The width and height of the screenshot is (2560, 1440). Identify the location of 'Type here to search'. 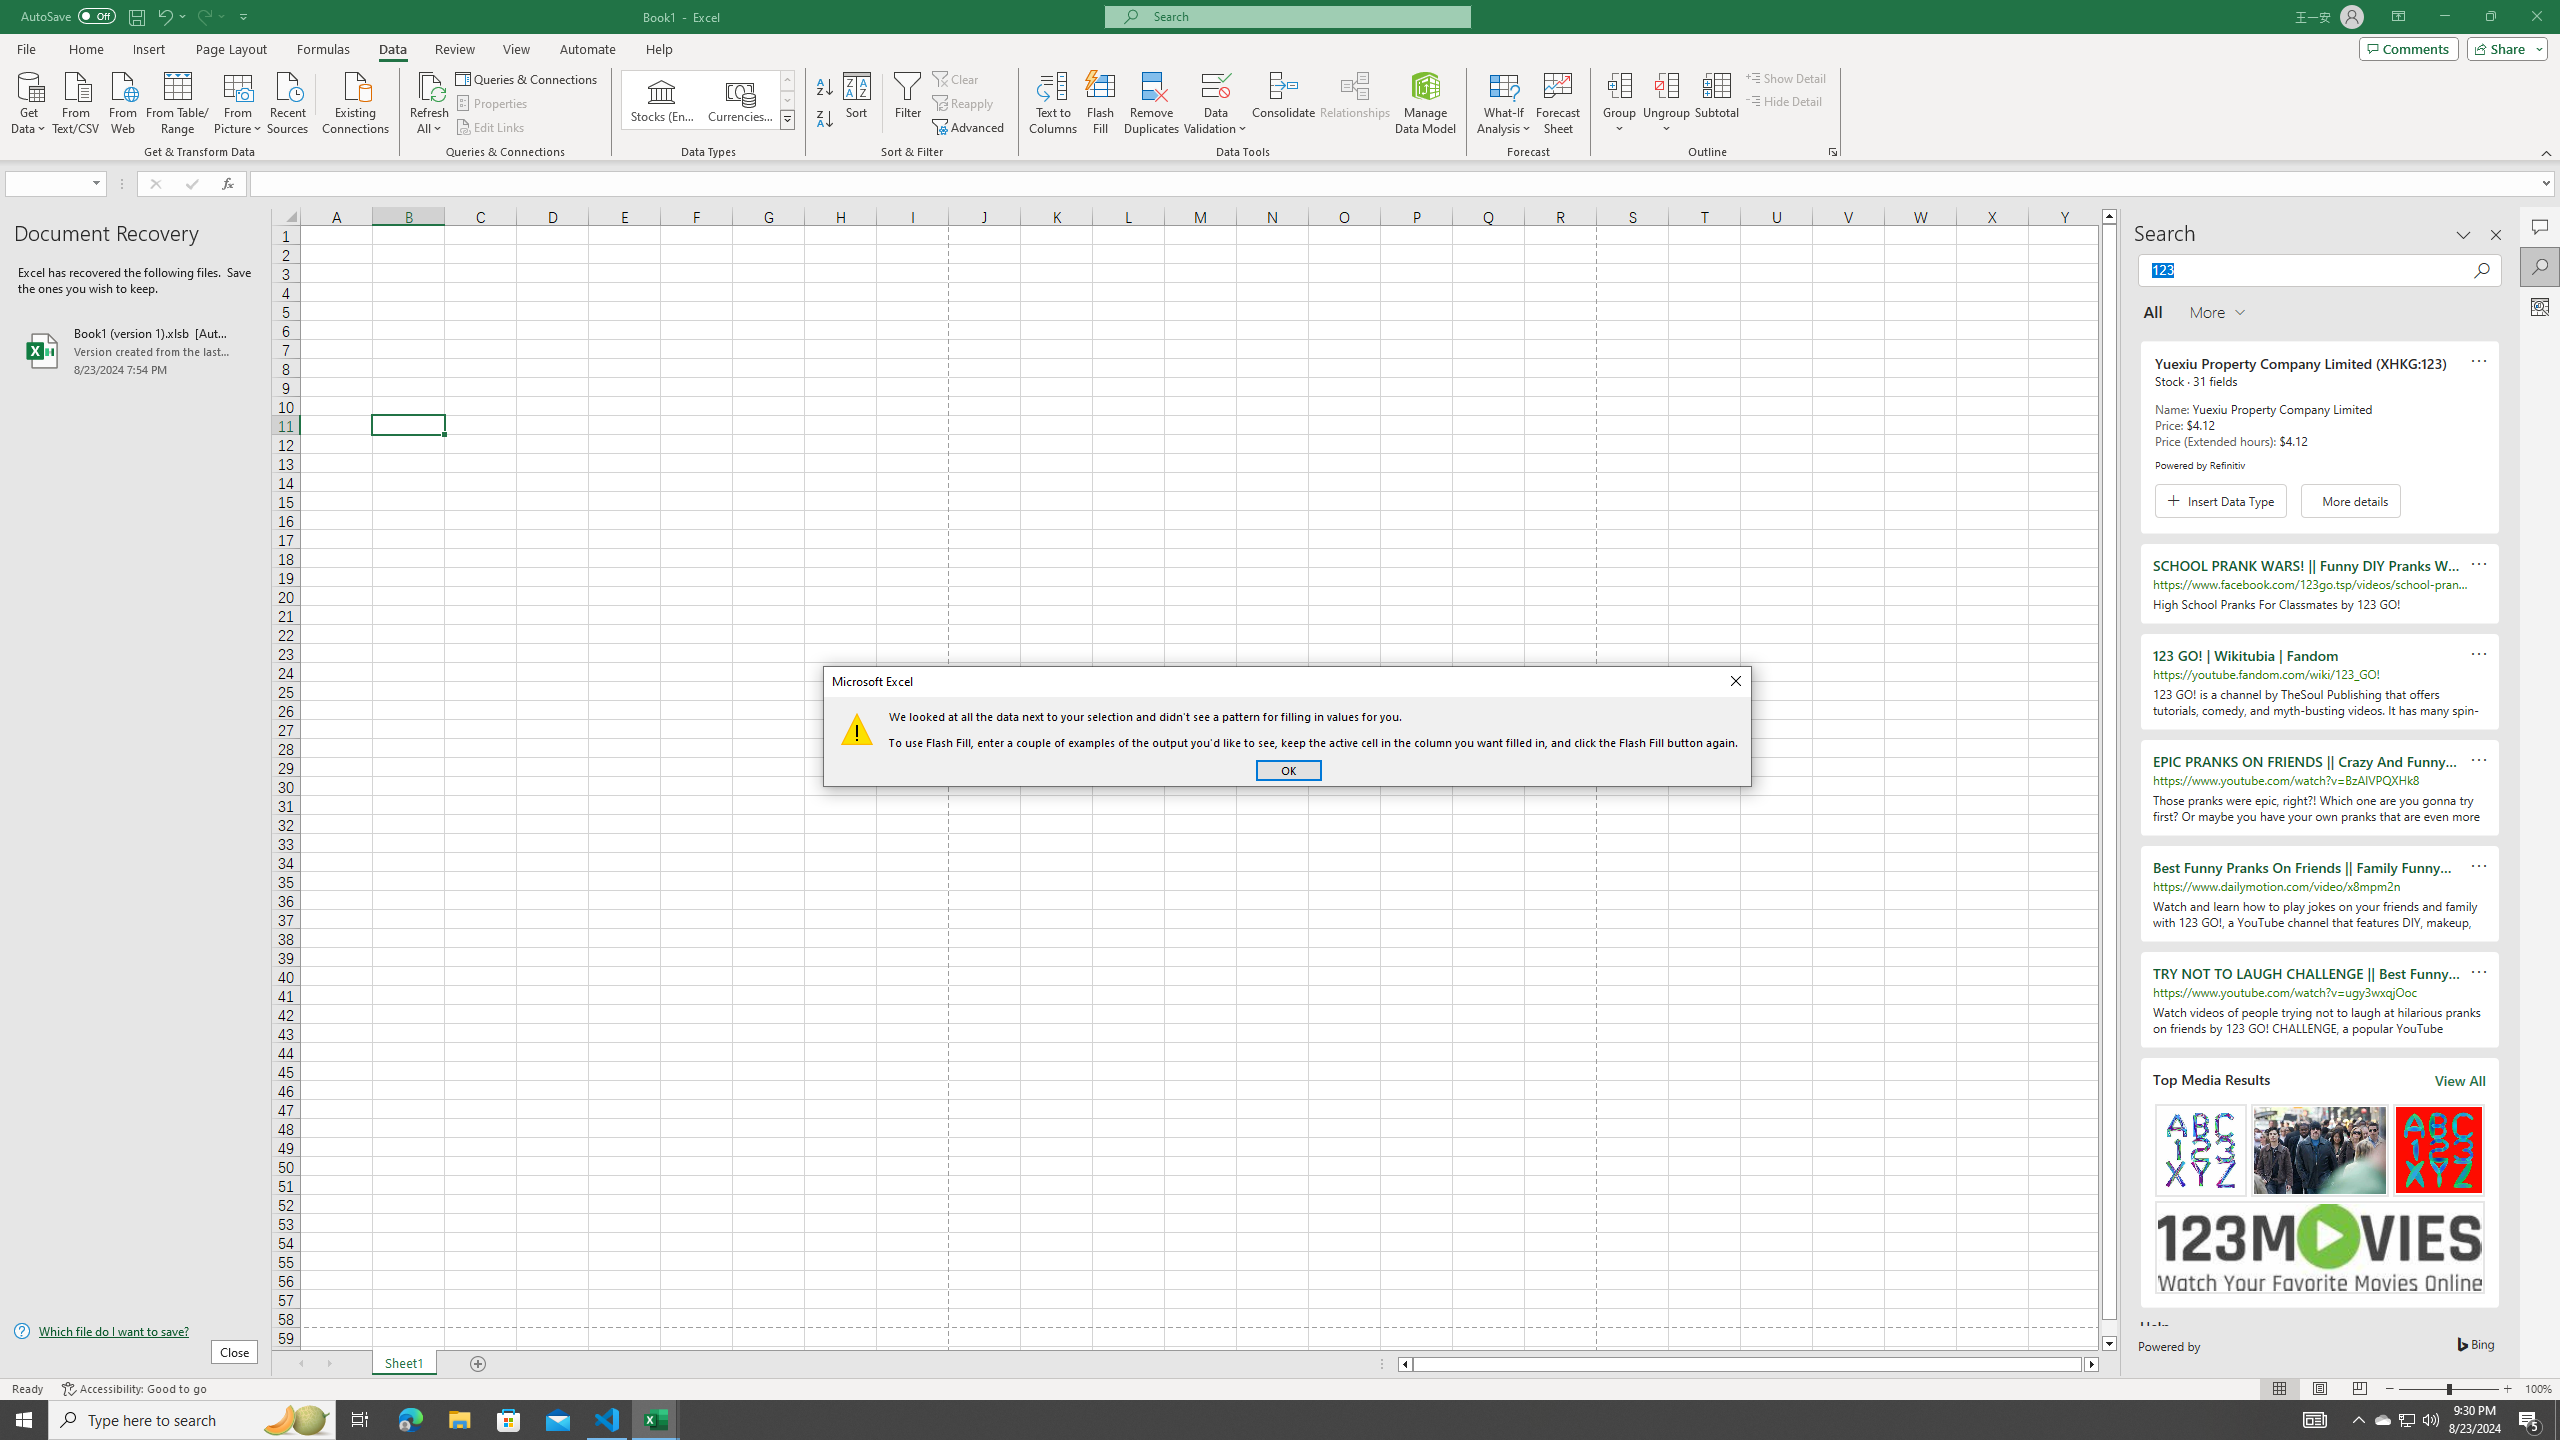
(191, 1418).